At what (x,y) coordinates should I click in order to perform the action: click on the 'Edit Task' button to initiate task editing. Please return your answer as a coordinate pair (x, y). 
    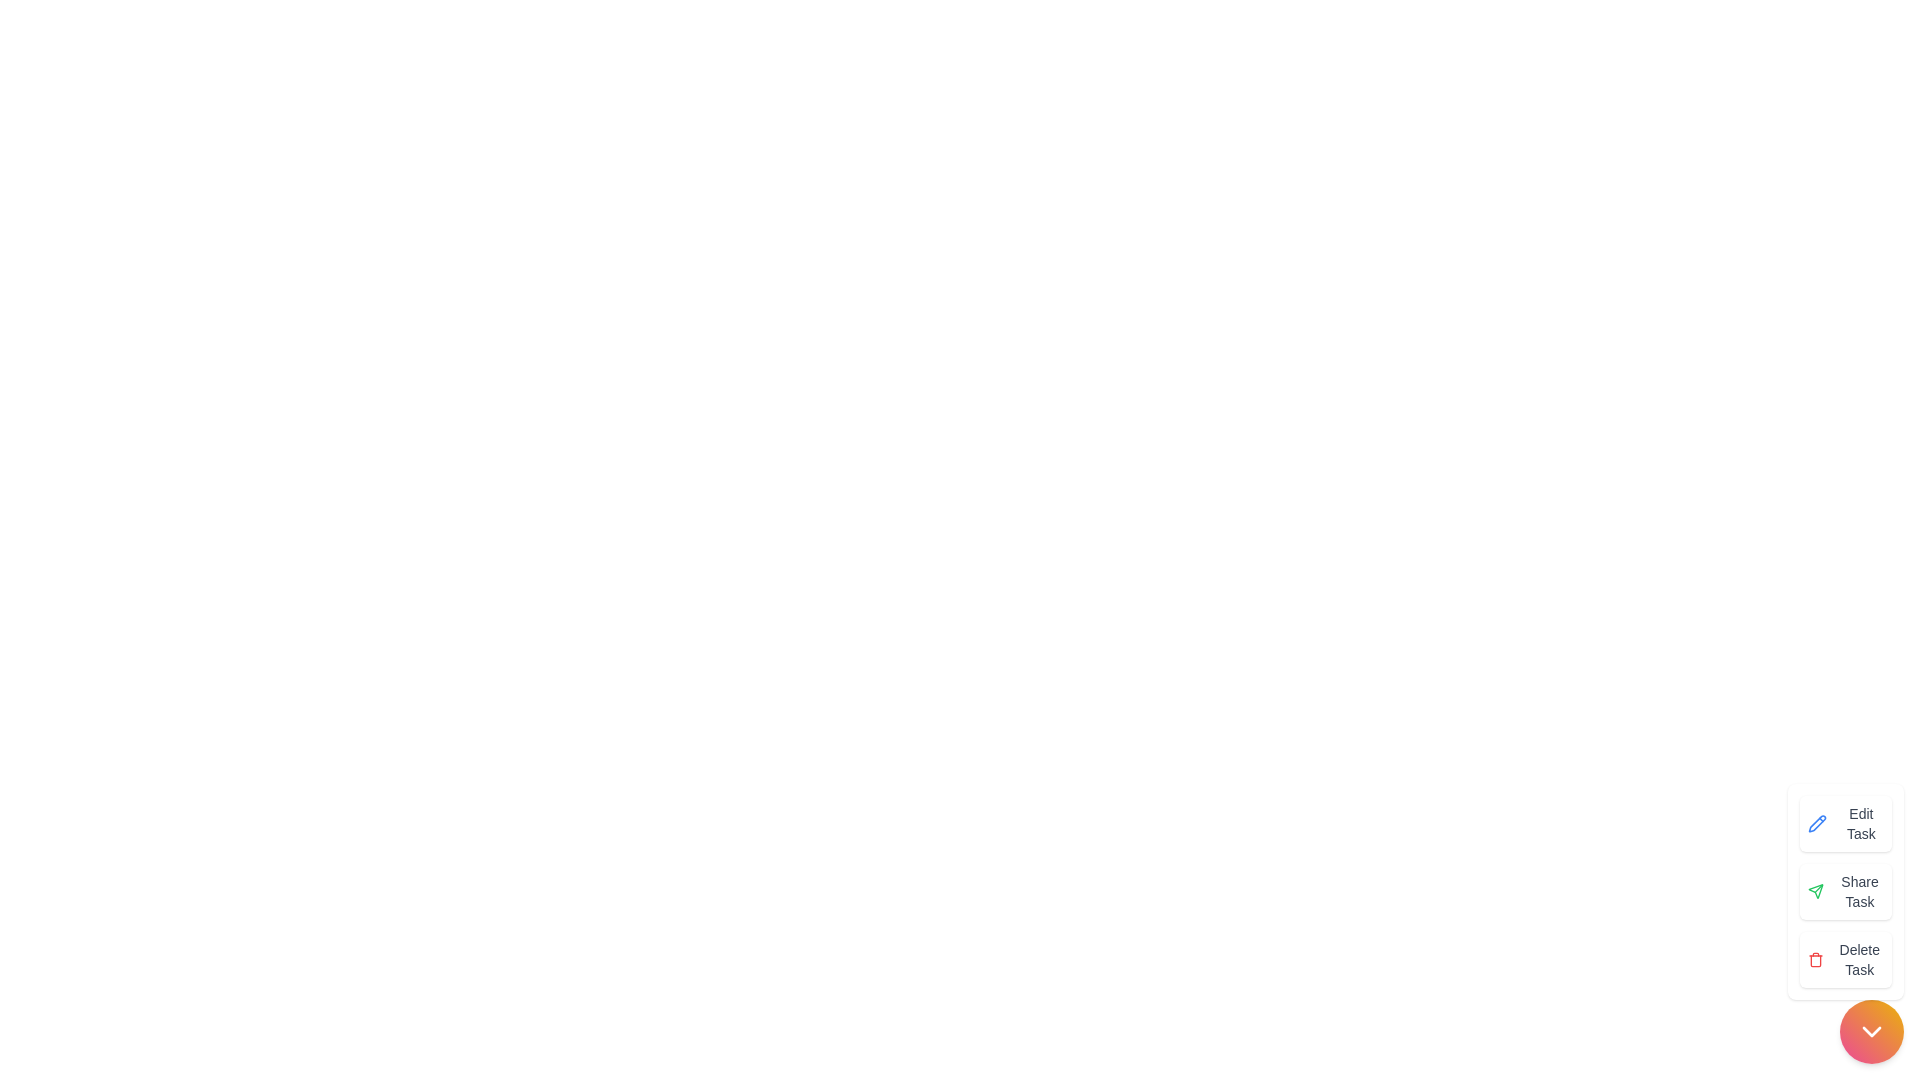
    Looking at the image, I should click on (1844, 824).